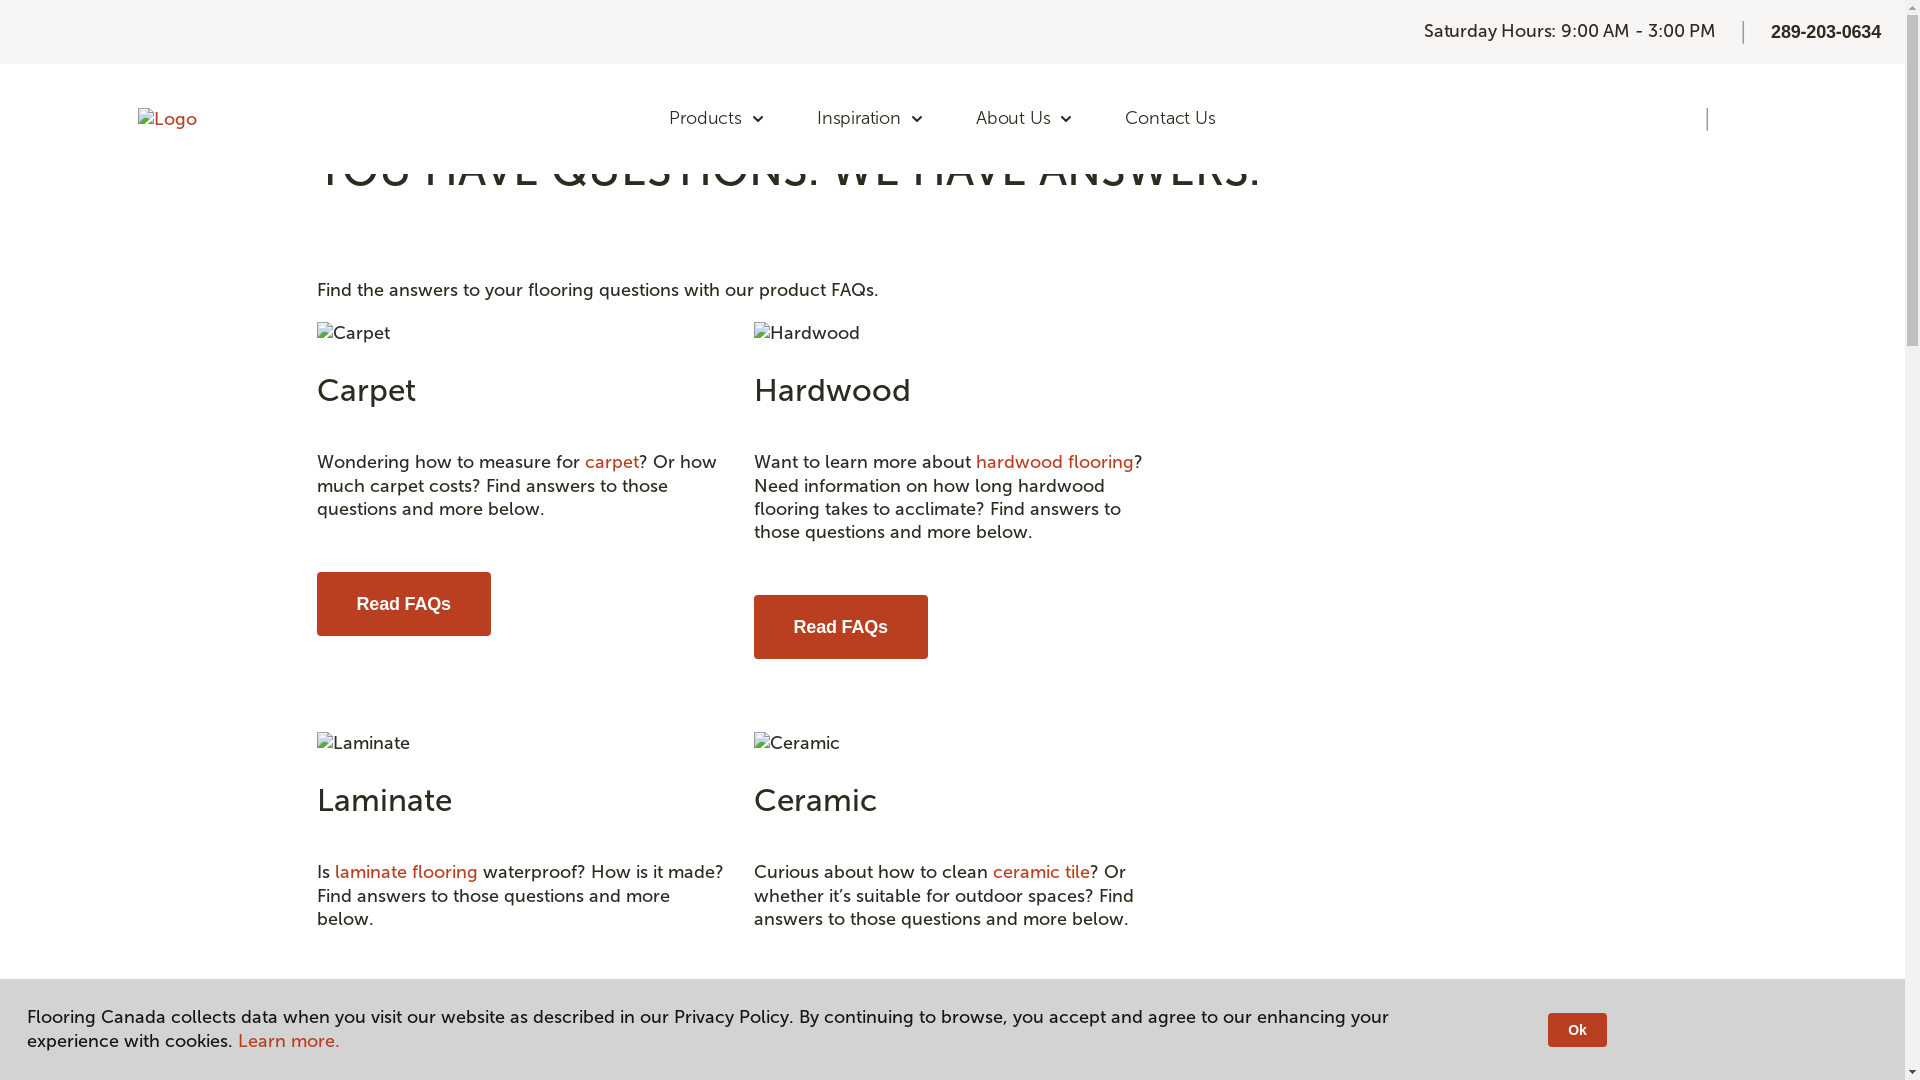  What do you see at coordinates (648, 119) in the screenshot?
I see `'Products'` at bounding box center [648, 119].